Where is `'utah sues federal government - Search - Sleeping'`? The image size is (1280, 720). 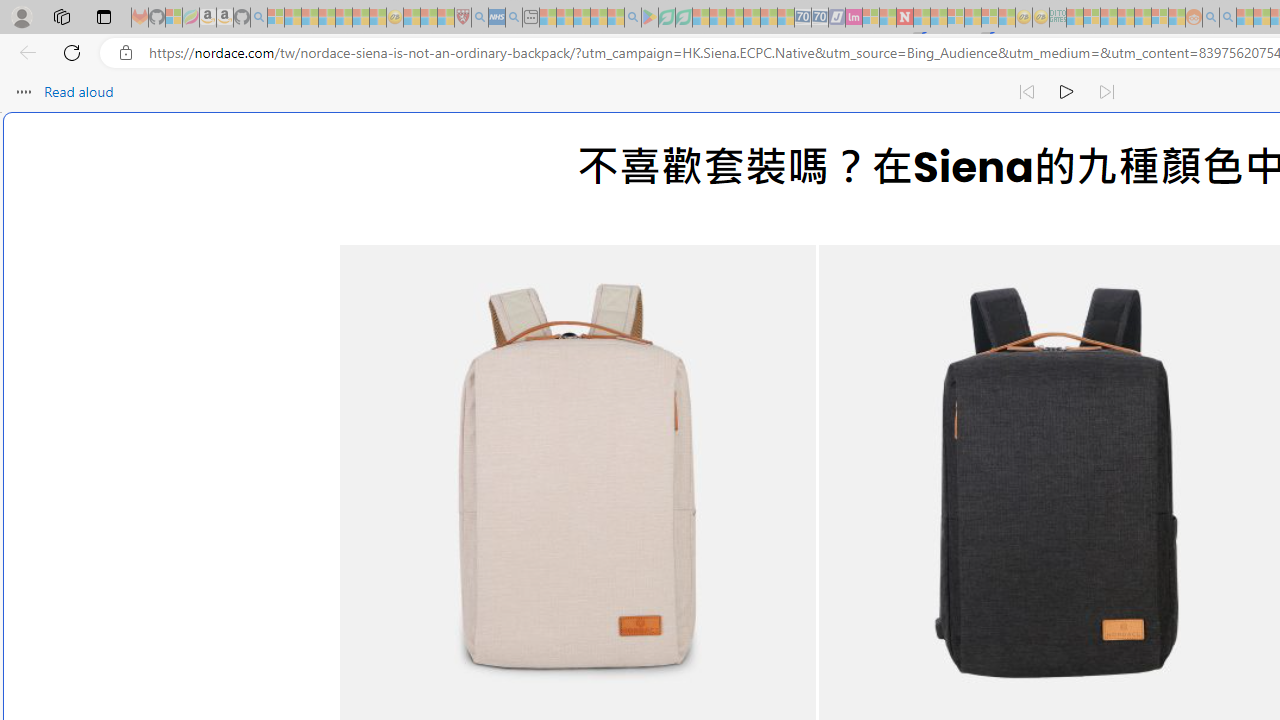 'utah sues federal government - Search - Sleeping' is located at coordinates (513, 17).